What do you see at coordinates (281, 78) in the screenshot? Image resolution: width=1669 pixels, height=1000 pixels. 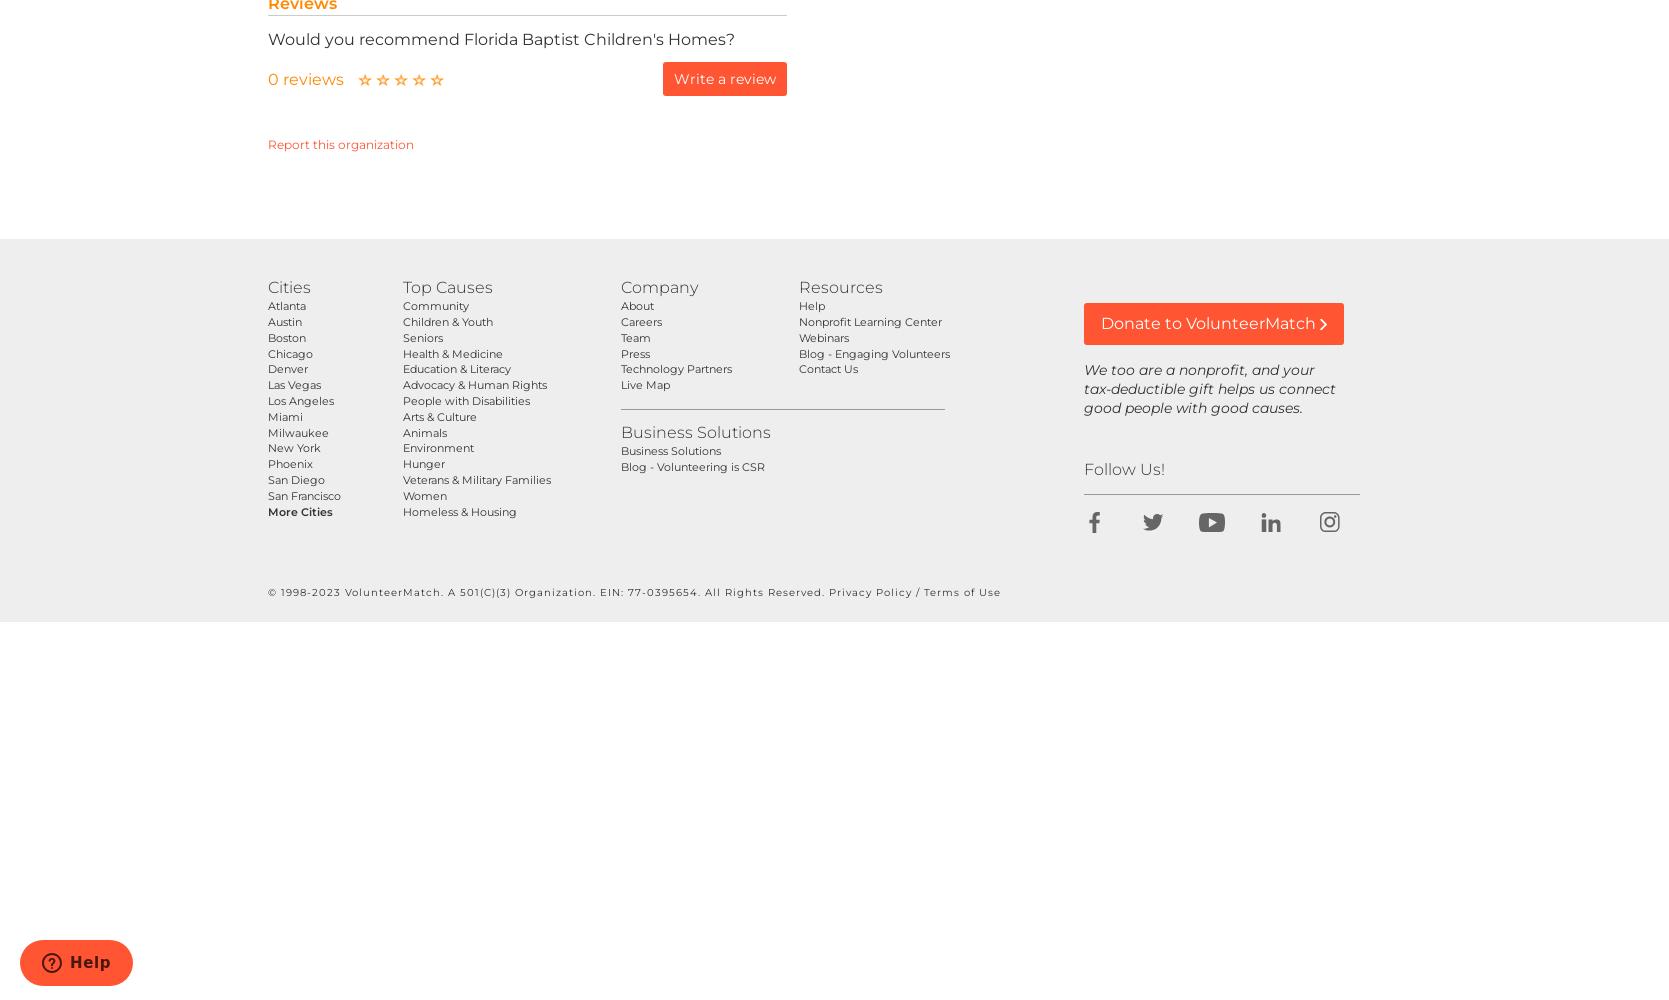 I see `'reviews'` at bounding box center [281, 78].